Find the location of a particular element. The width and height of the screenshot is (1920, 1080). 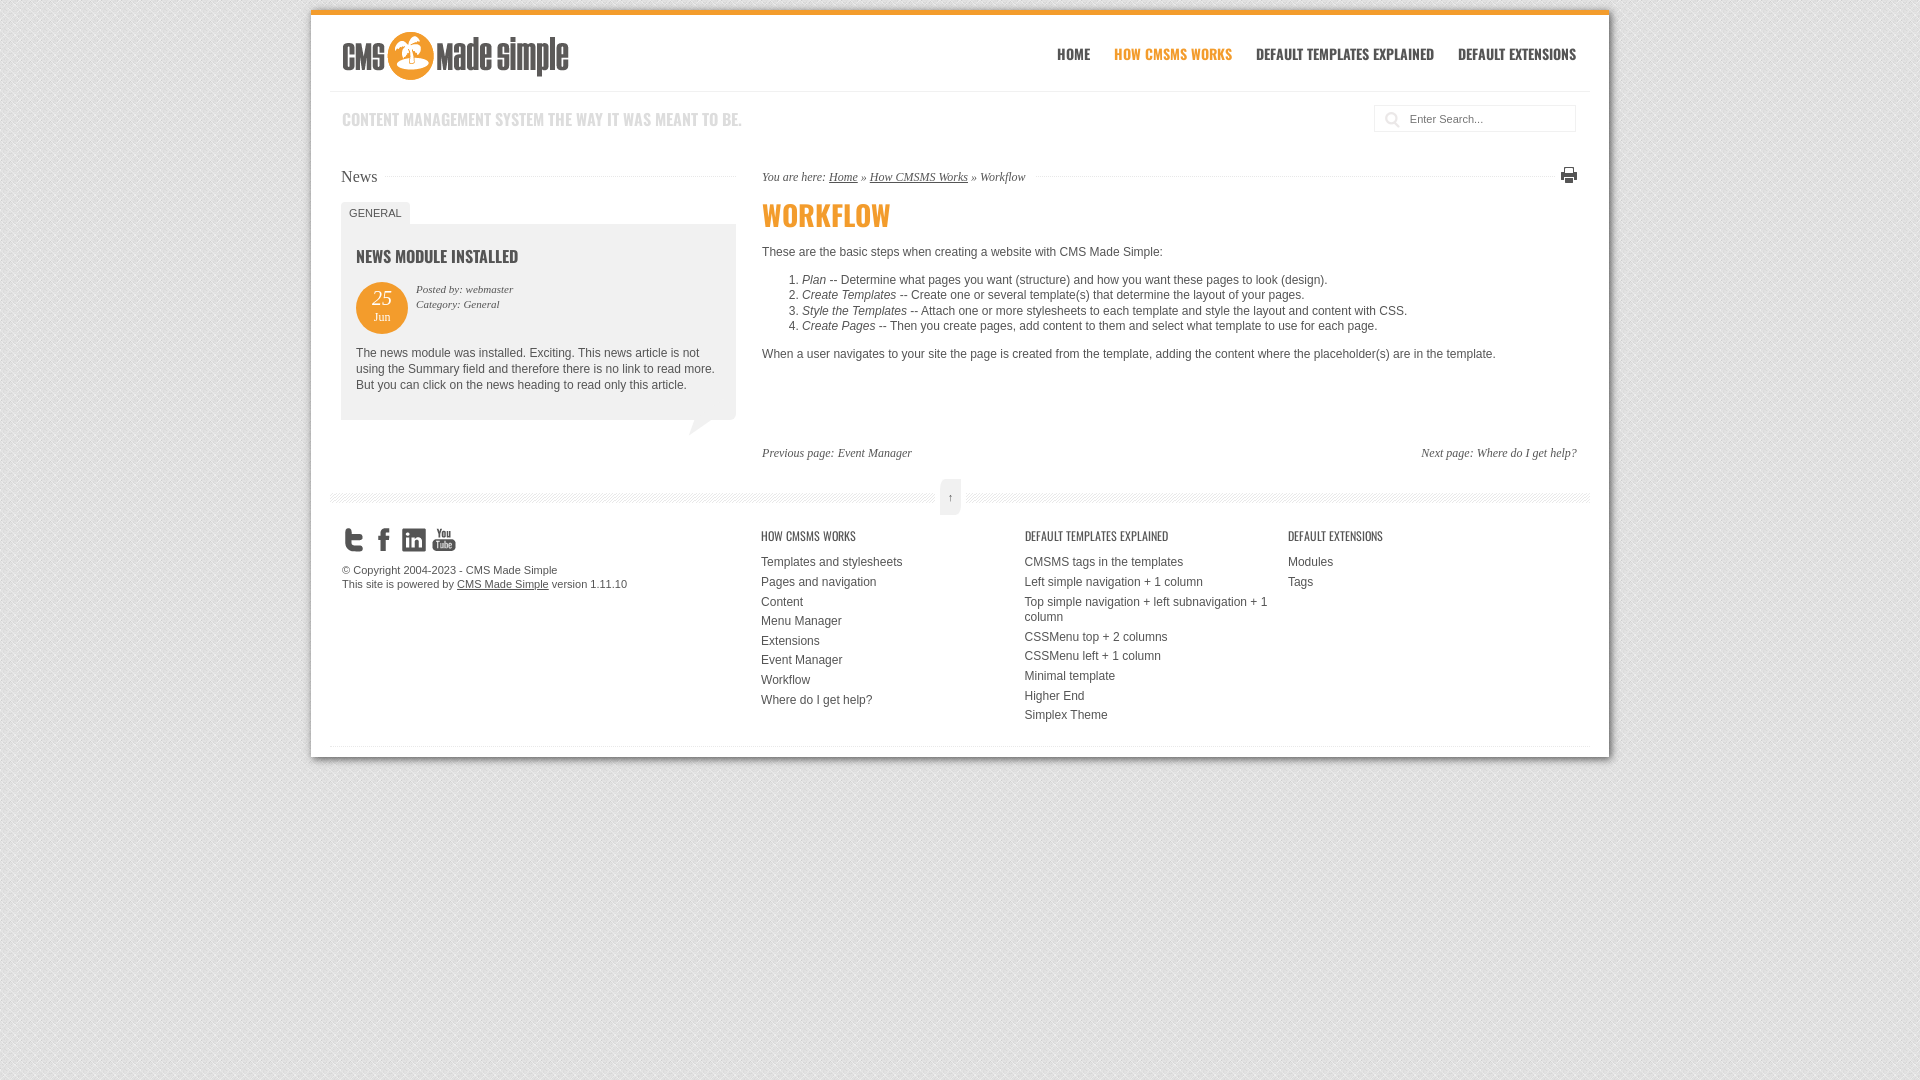

'DEFAULT TEMPLATES EXPLAINED' is located at coordinates (1023, 535).